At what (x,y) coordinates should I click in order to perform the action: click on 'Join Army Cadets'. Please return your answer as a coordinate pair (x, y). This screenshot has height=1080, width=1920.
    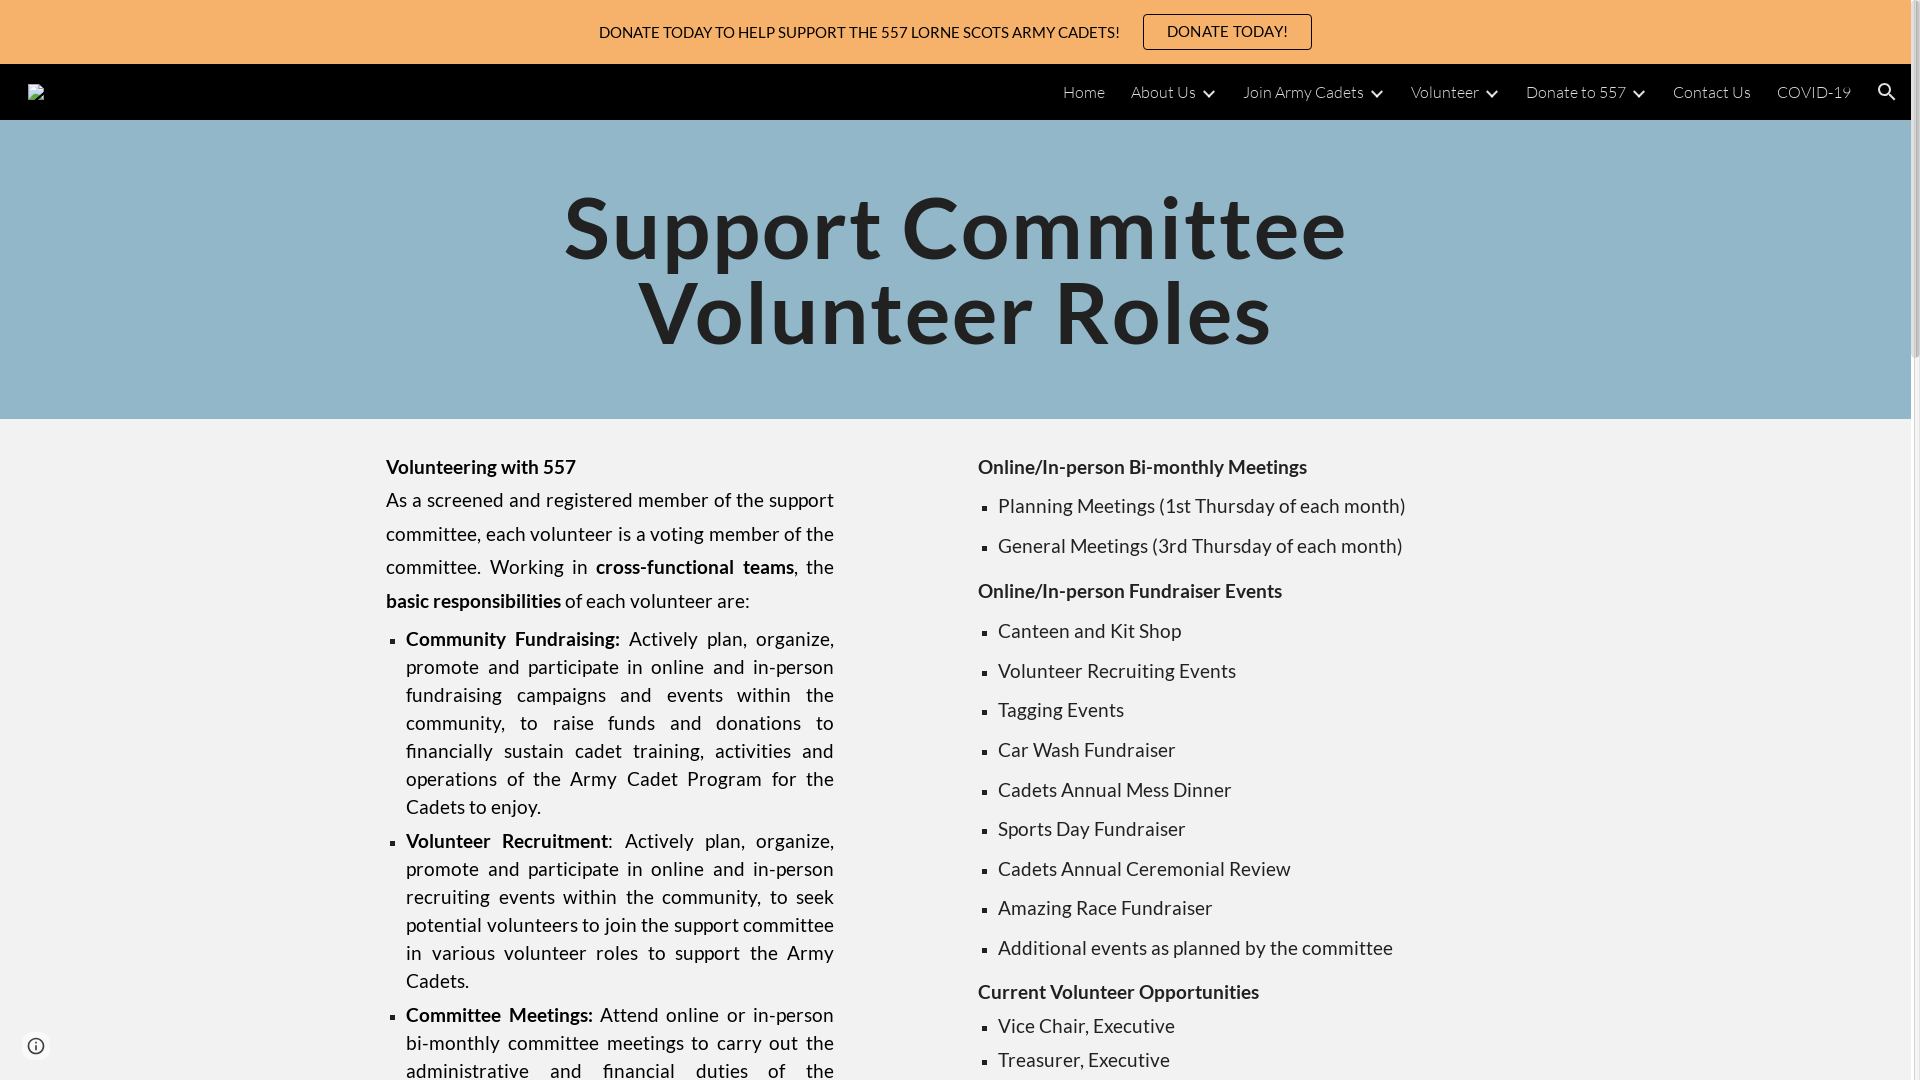
    Looking at the image, I should click on (1303, 92).